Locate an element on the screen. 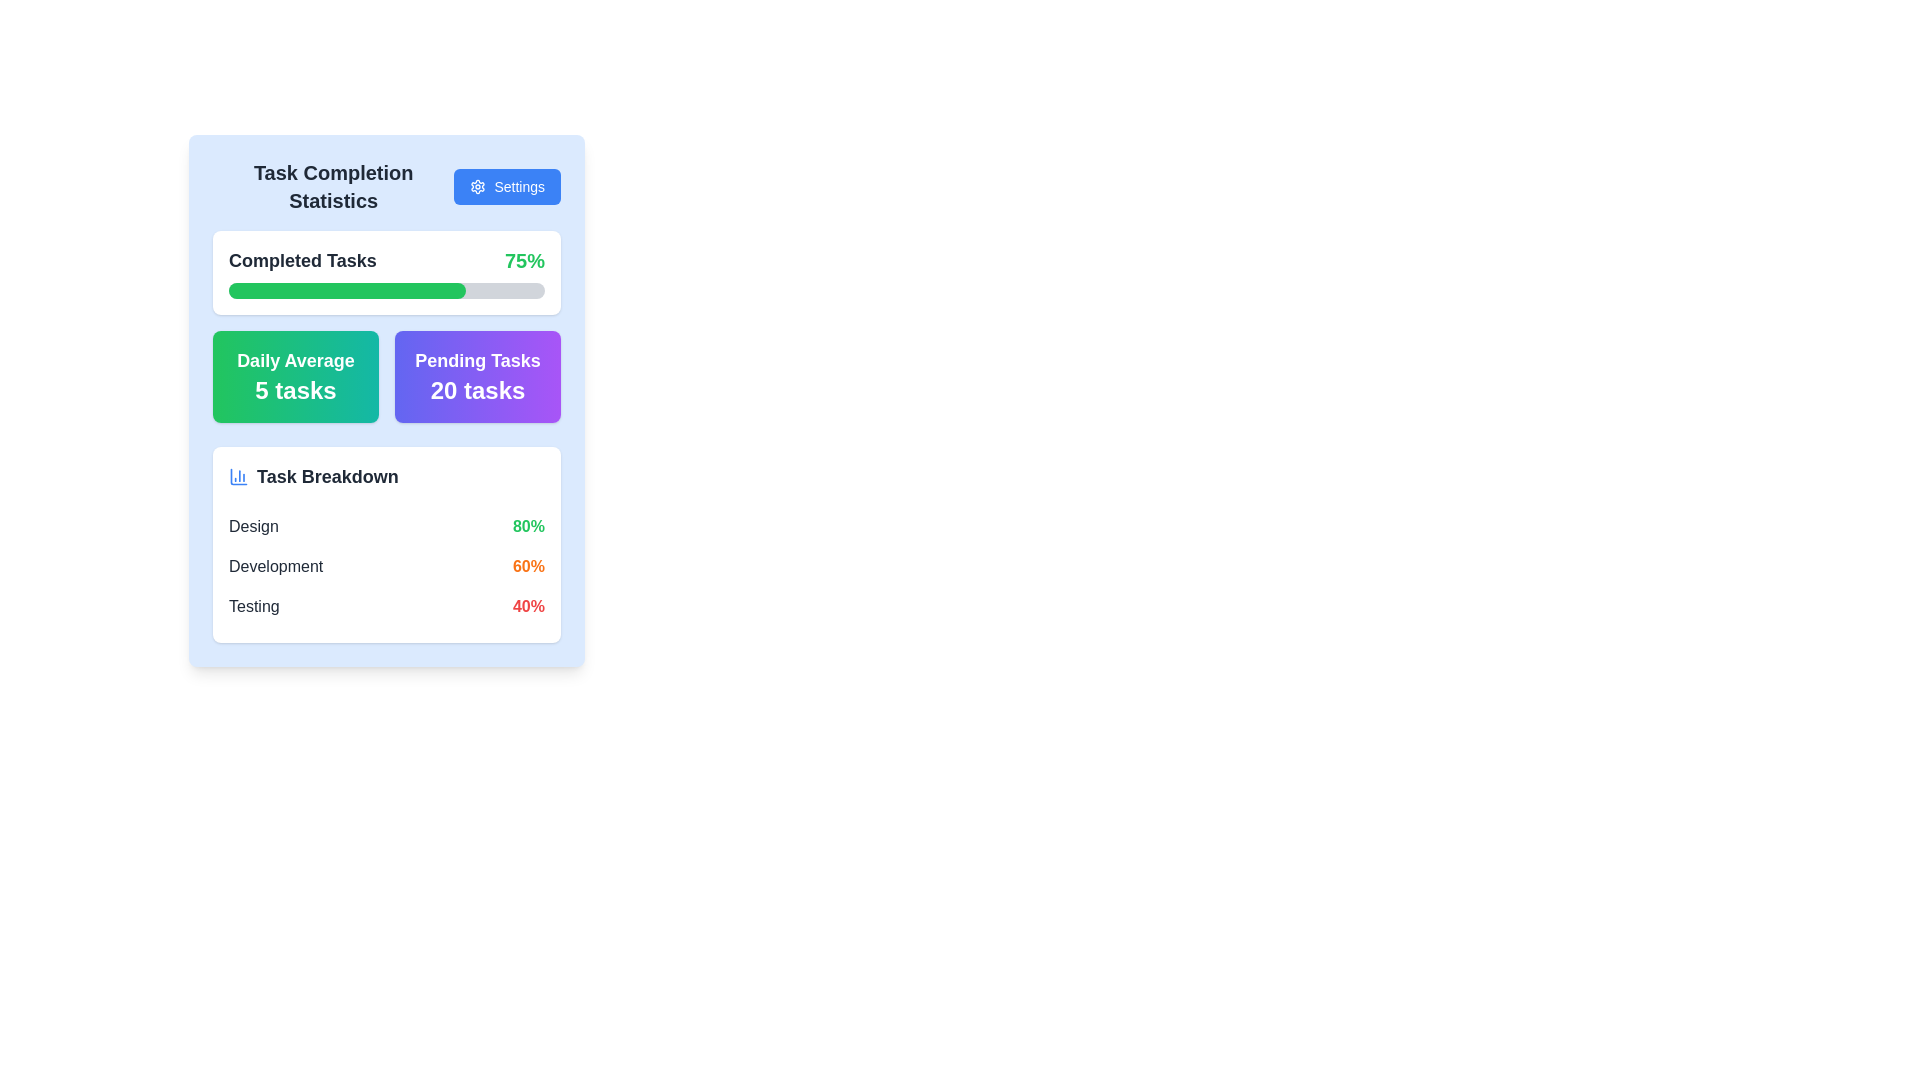  completion status of the progress bar, which is filled up to 75% and located in the middle of the 'Completed Tasks' UI component is located at coordinates (347, 290).